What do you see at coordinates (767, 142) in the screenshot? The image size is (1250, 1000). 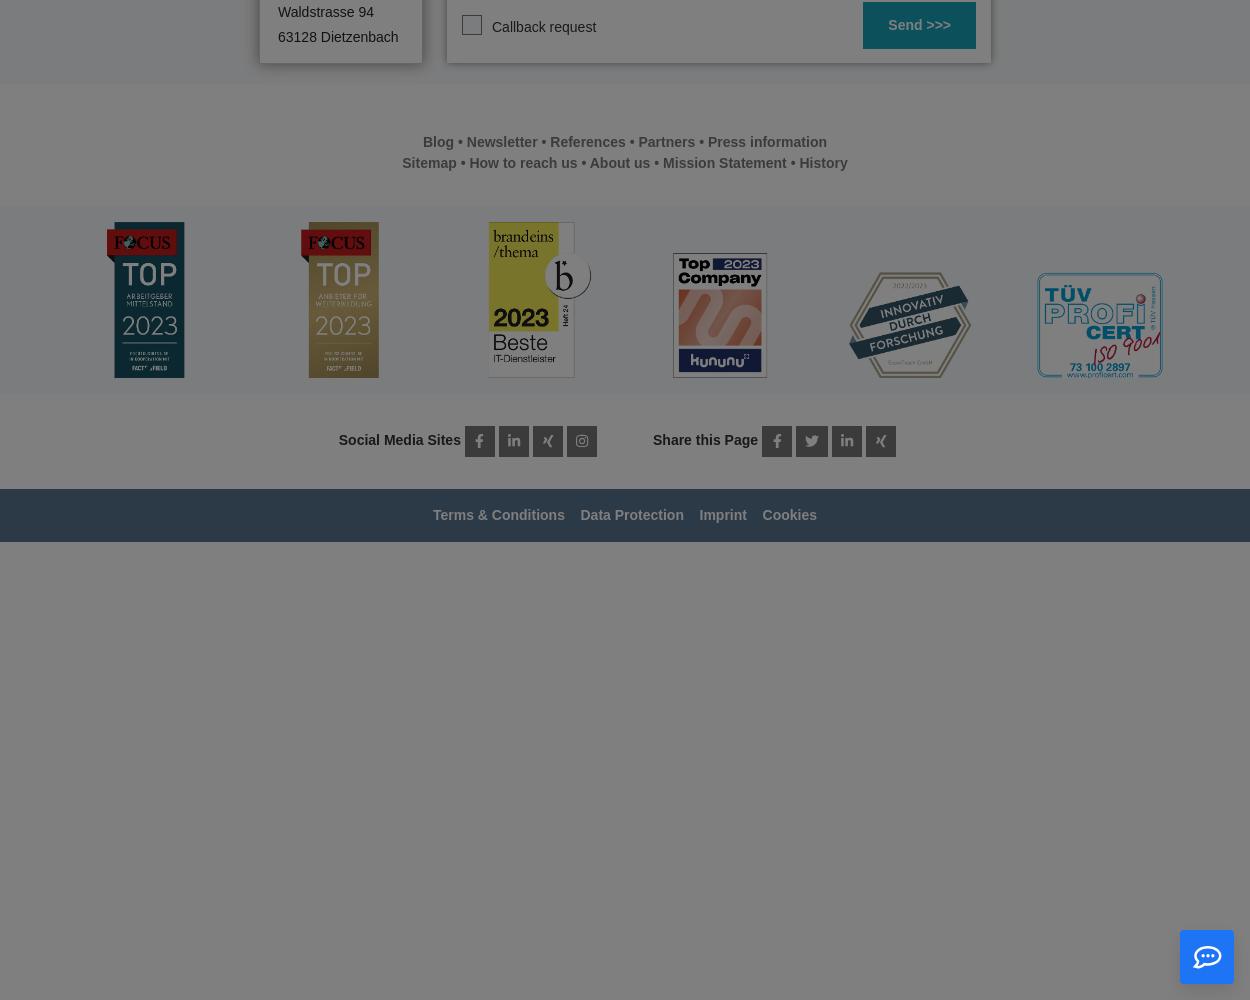 I see `'Press information'` at bounding box center [767, 142].